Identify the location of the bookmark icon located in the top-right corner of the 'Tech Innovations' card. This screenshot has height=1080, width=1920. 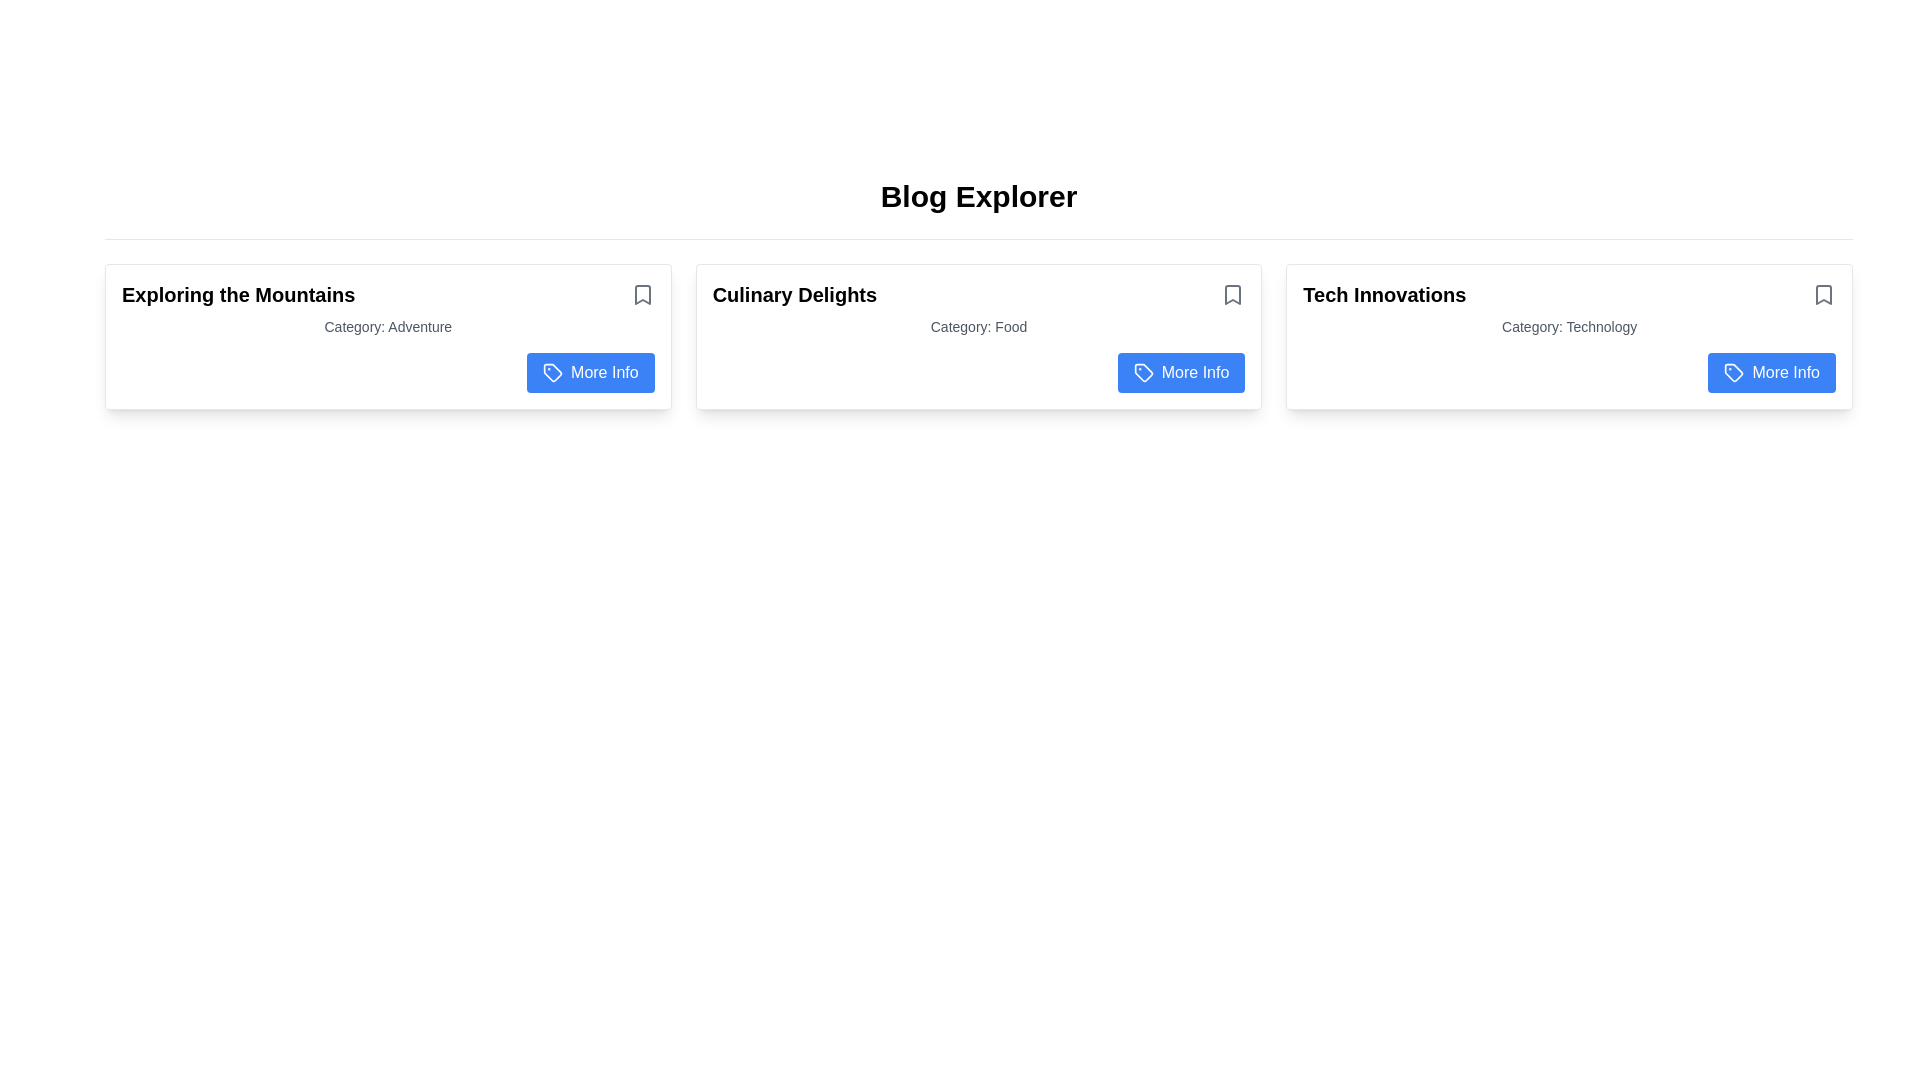
(1824, 294).